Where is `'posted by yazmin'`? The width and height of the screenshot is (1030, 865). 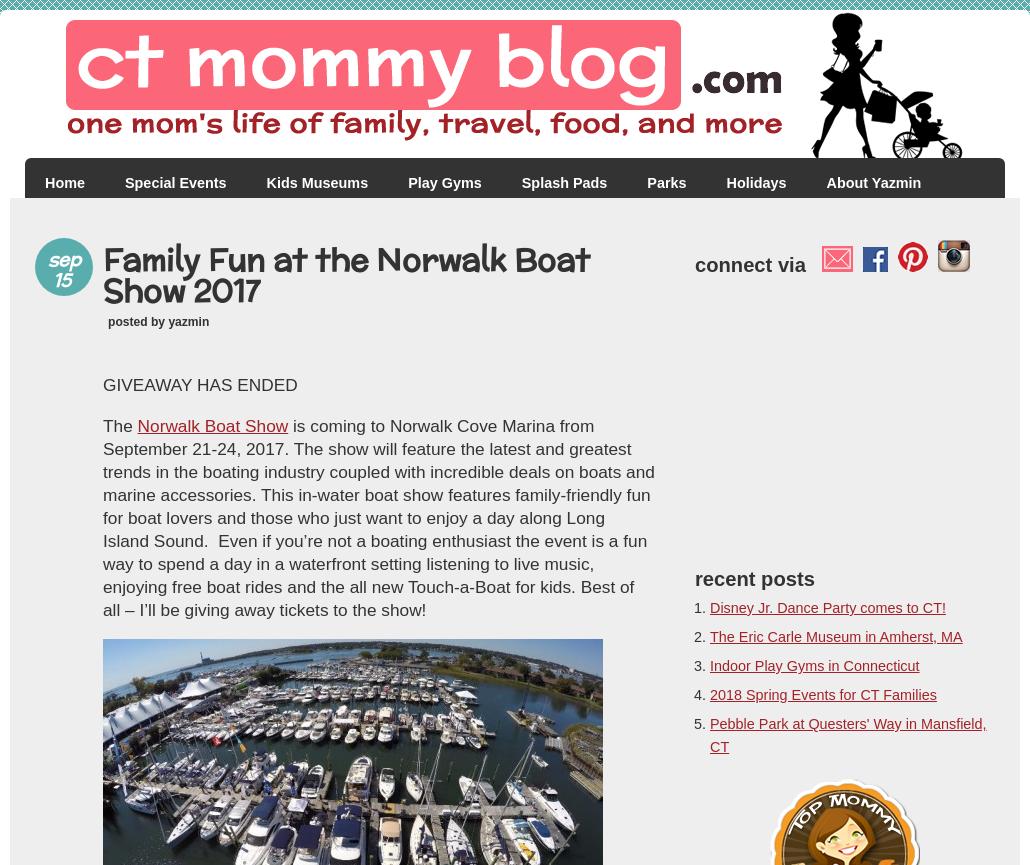 'posted by yazmin' is located at coordinates (157, 322).